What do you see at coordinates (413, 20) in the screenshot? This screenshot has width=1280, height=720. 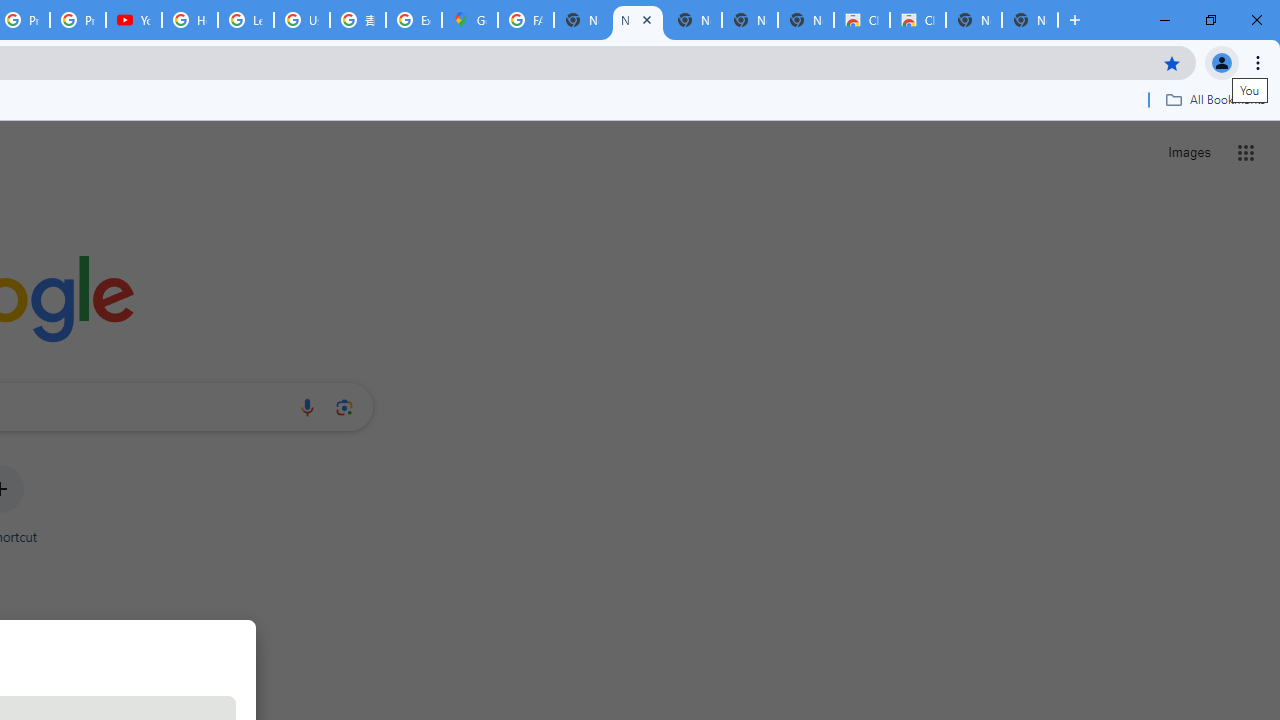 I see `'Explore new street-level details - Google Maps Help'` at bounding box center [413, 20].